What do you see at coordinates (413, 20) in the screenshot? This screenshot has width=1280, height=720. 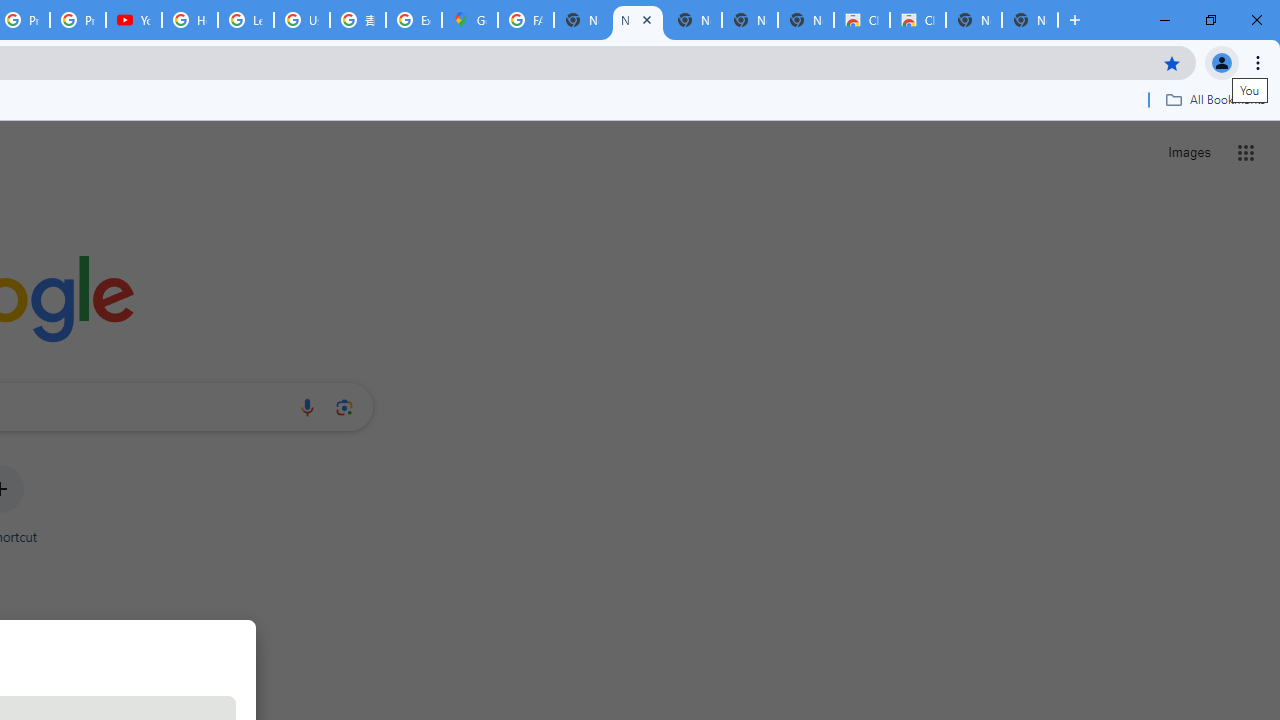 I see `'Explore new street-level details - Google Maps Help'` at bounding box center [413, 20].